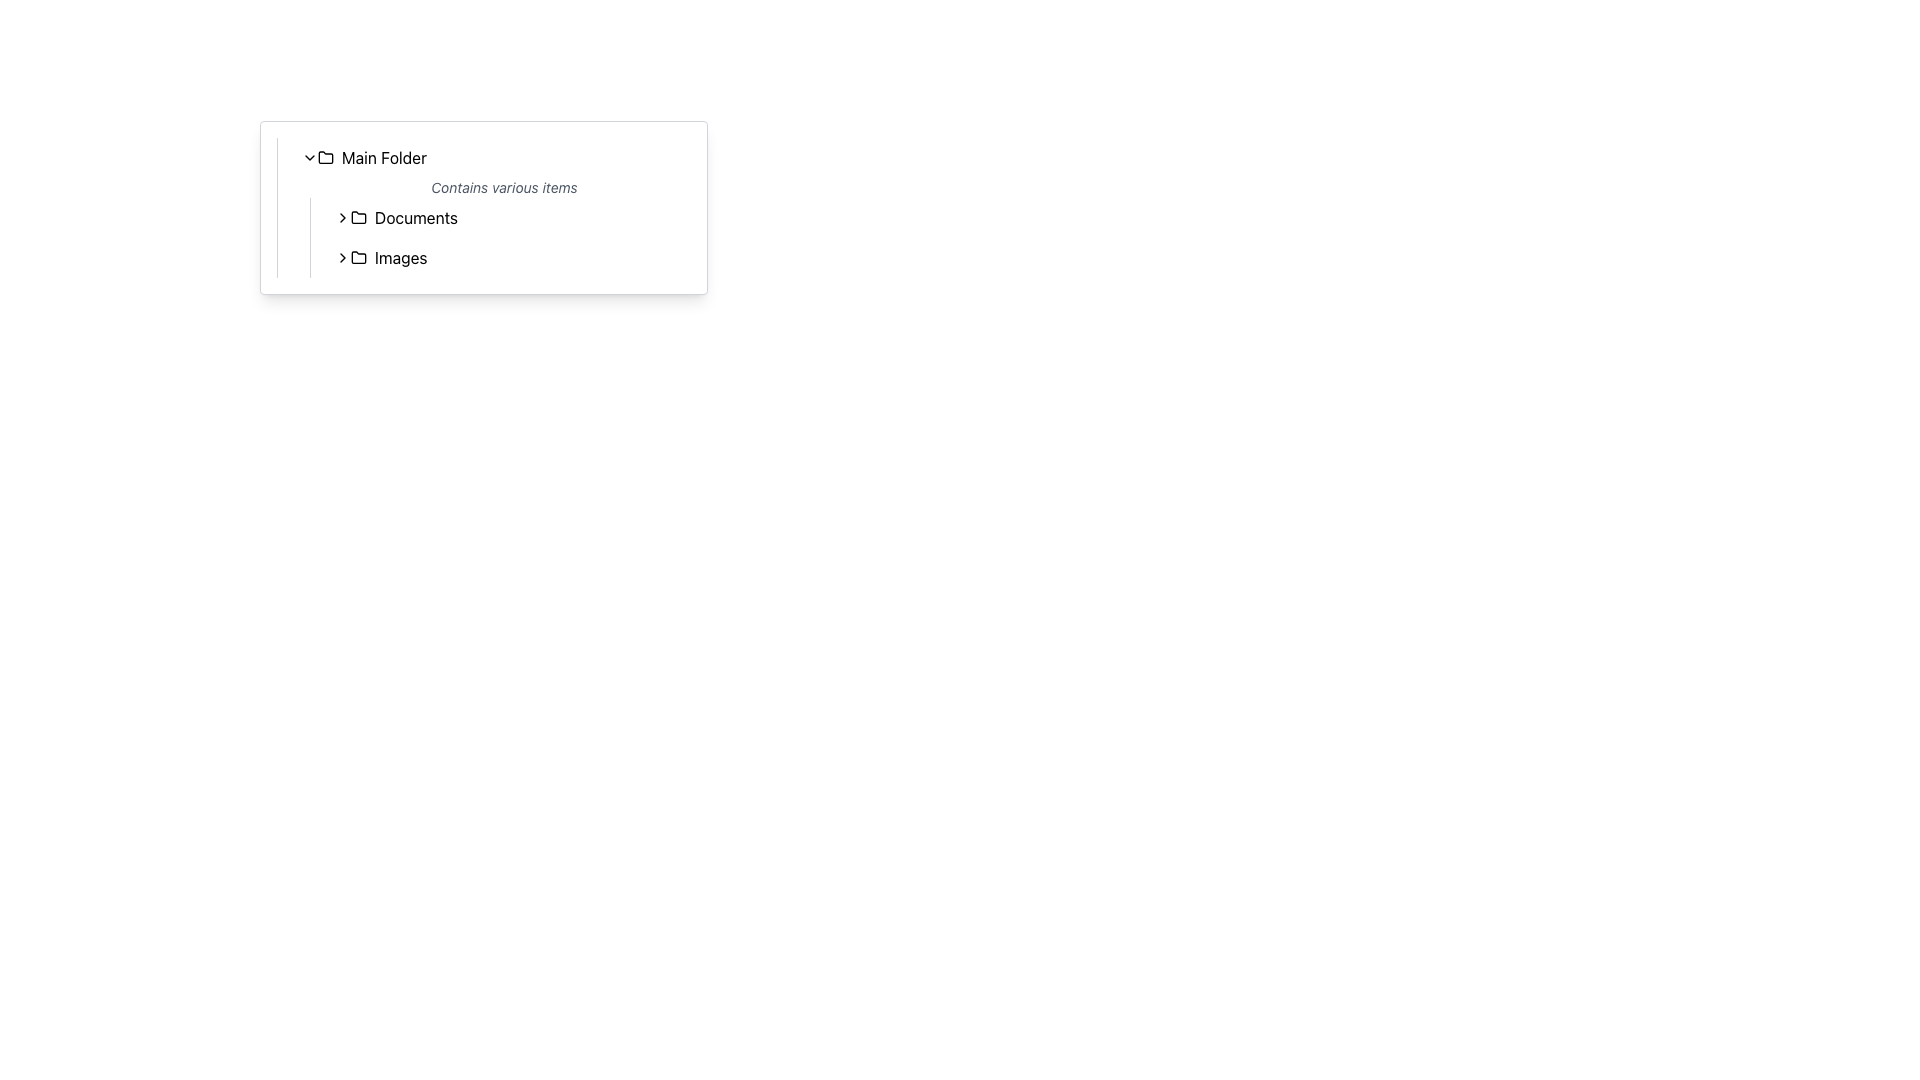 The height and width of the screenshot is (1080, 1920). Describe the element at coordinates (359, 256) in the screenshot. I see `the graphical representation of the SVG Folder Icon for the 'Images' folder in the tree structure` at that location.